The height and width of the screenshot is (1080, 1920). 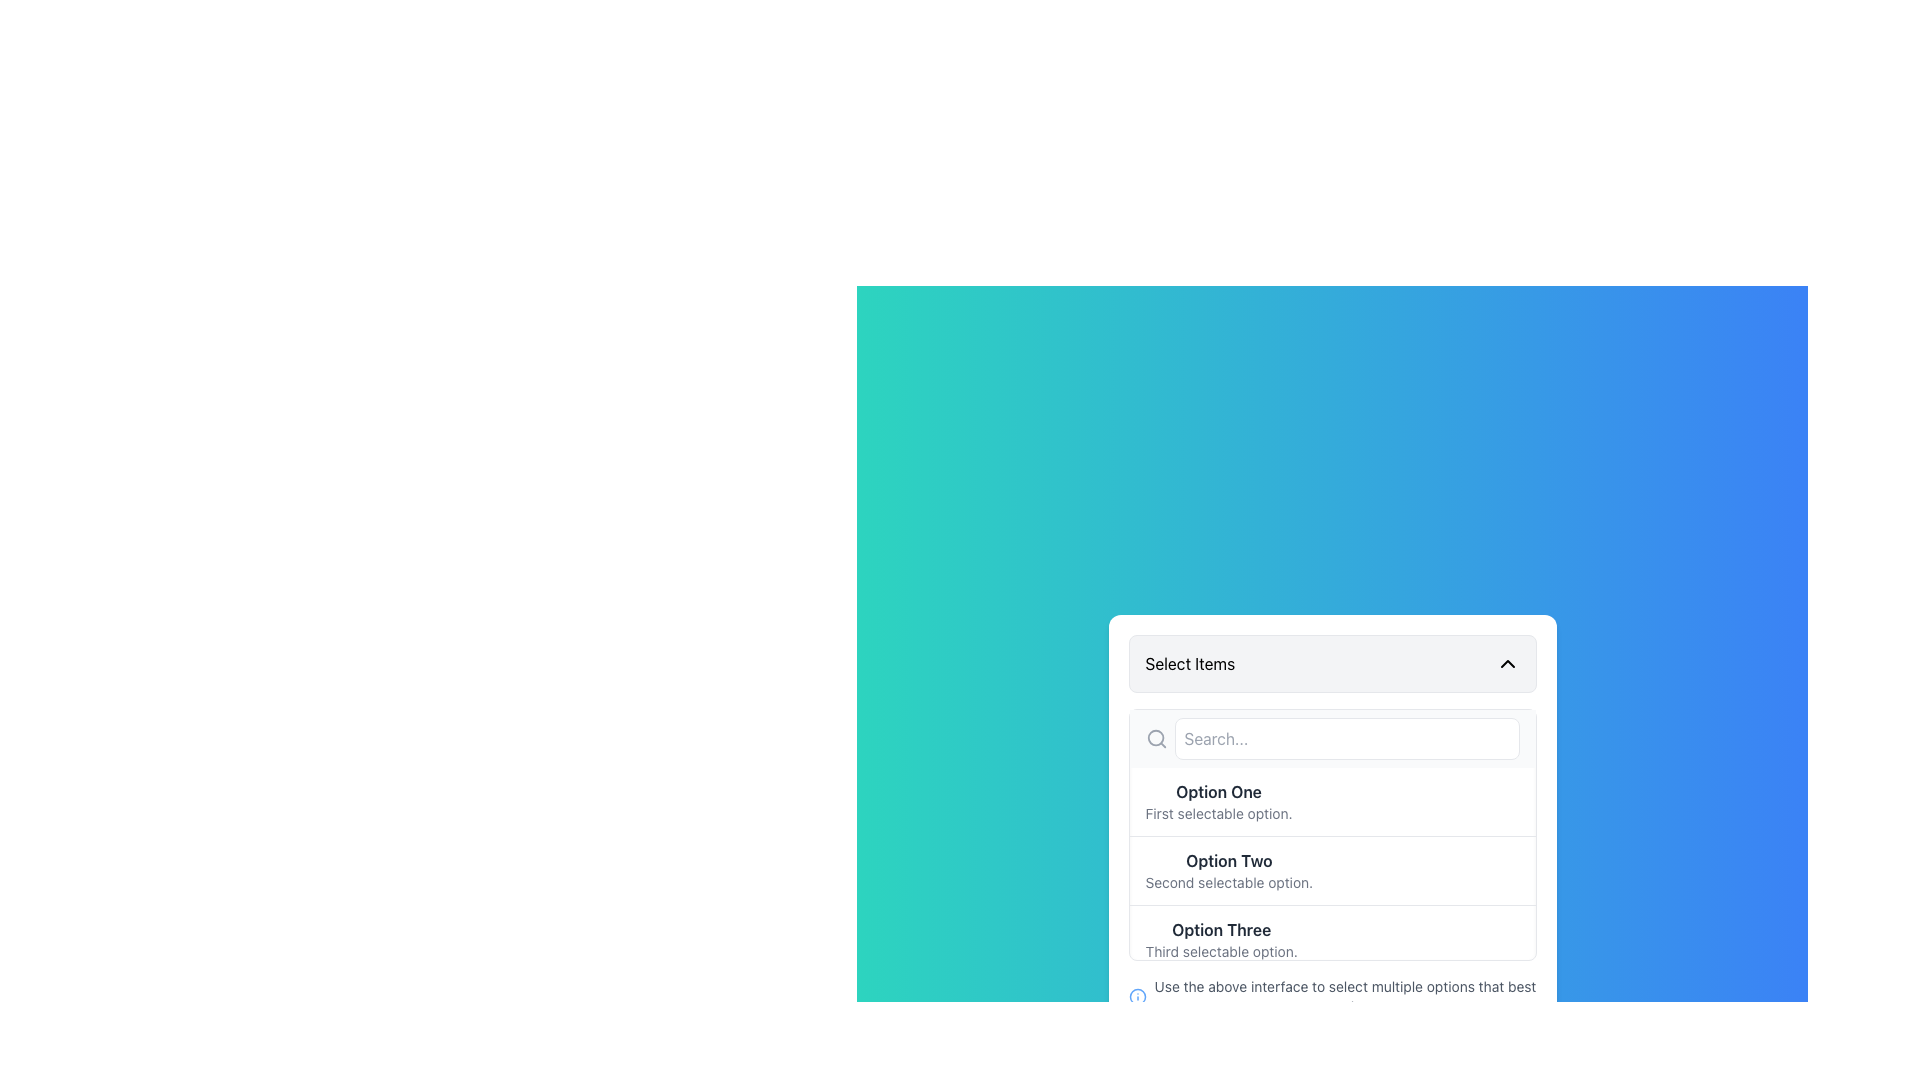 What do you see at coordinates (1137, 996) in the screenshot?
I see `the outermost SVG circle with a blue stroke that is part of an information icon in the bottom right quadrant` at bounding box center [1137, 996].